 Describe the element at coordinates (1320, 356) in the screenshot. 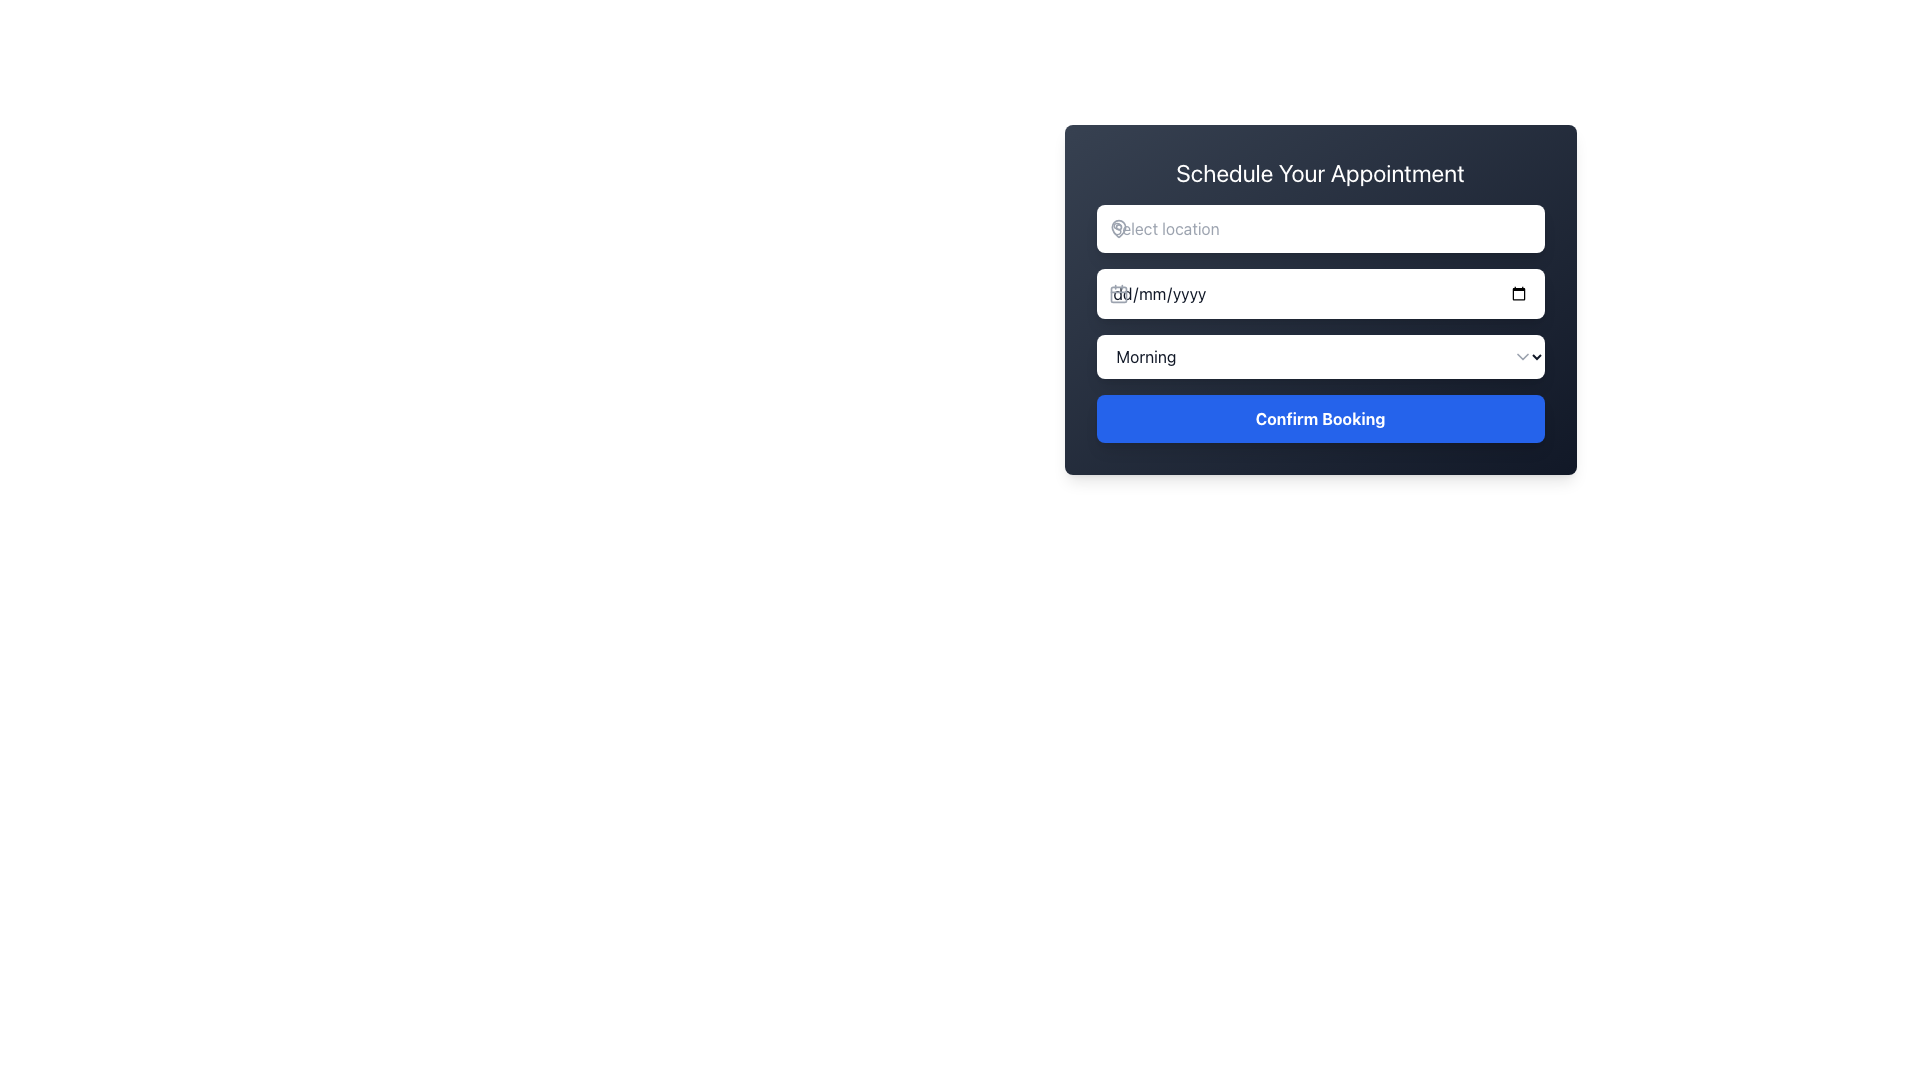

I see `the dropdown menu for selecting a time period, which is positioned below the date picker and above the 'Confirm Booking' button` at that location.